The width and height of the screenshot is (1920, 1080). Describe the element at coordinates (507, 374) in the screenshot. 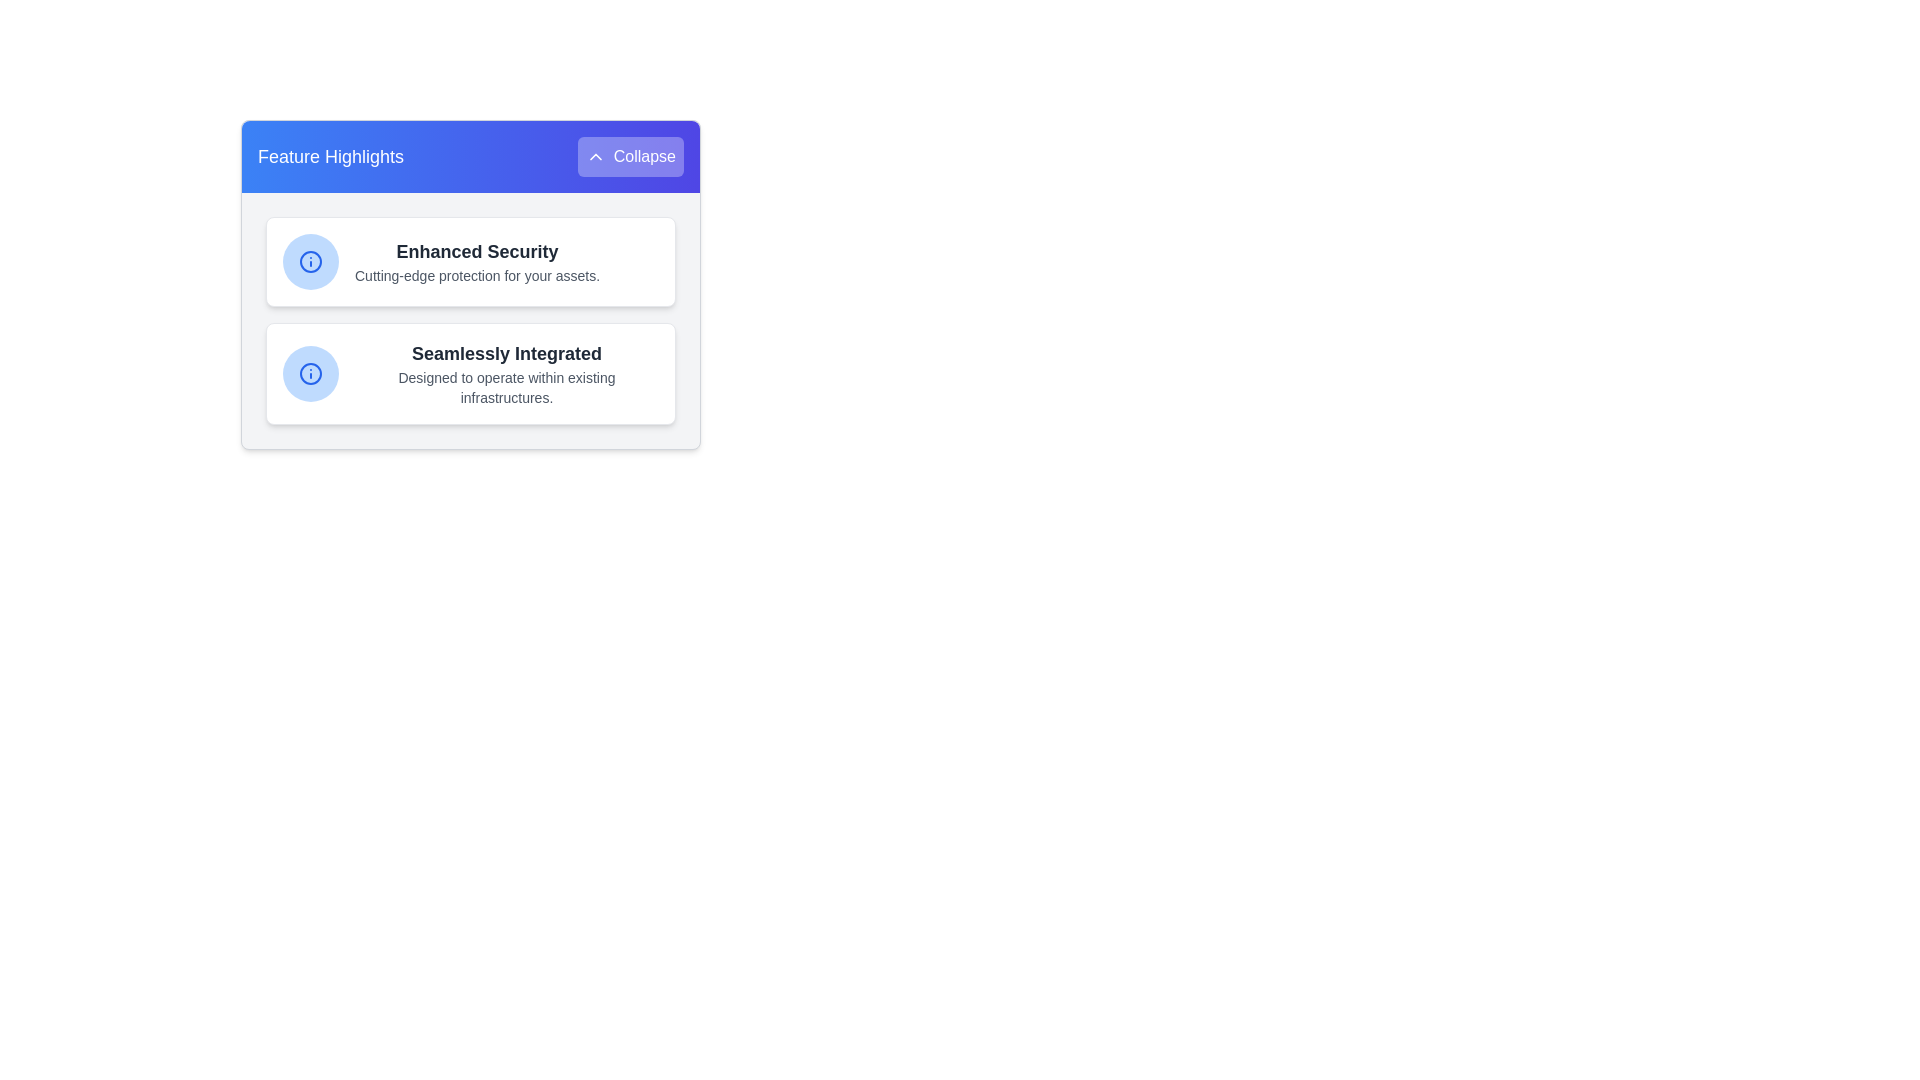

I see `the text content describing the feature 'Seamlessly Integrated' within the card component` at that location.